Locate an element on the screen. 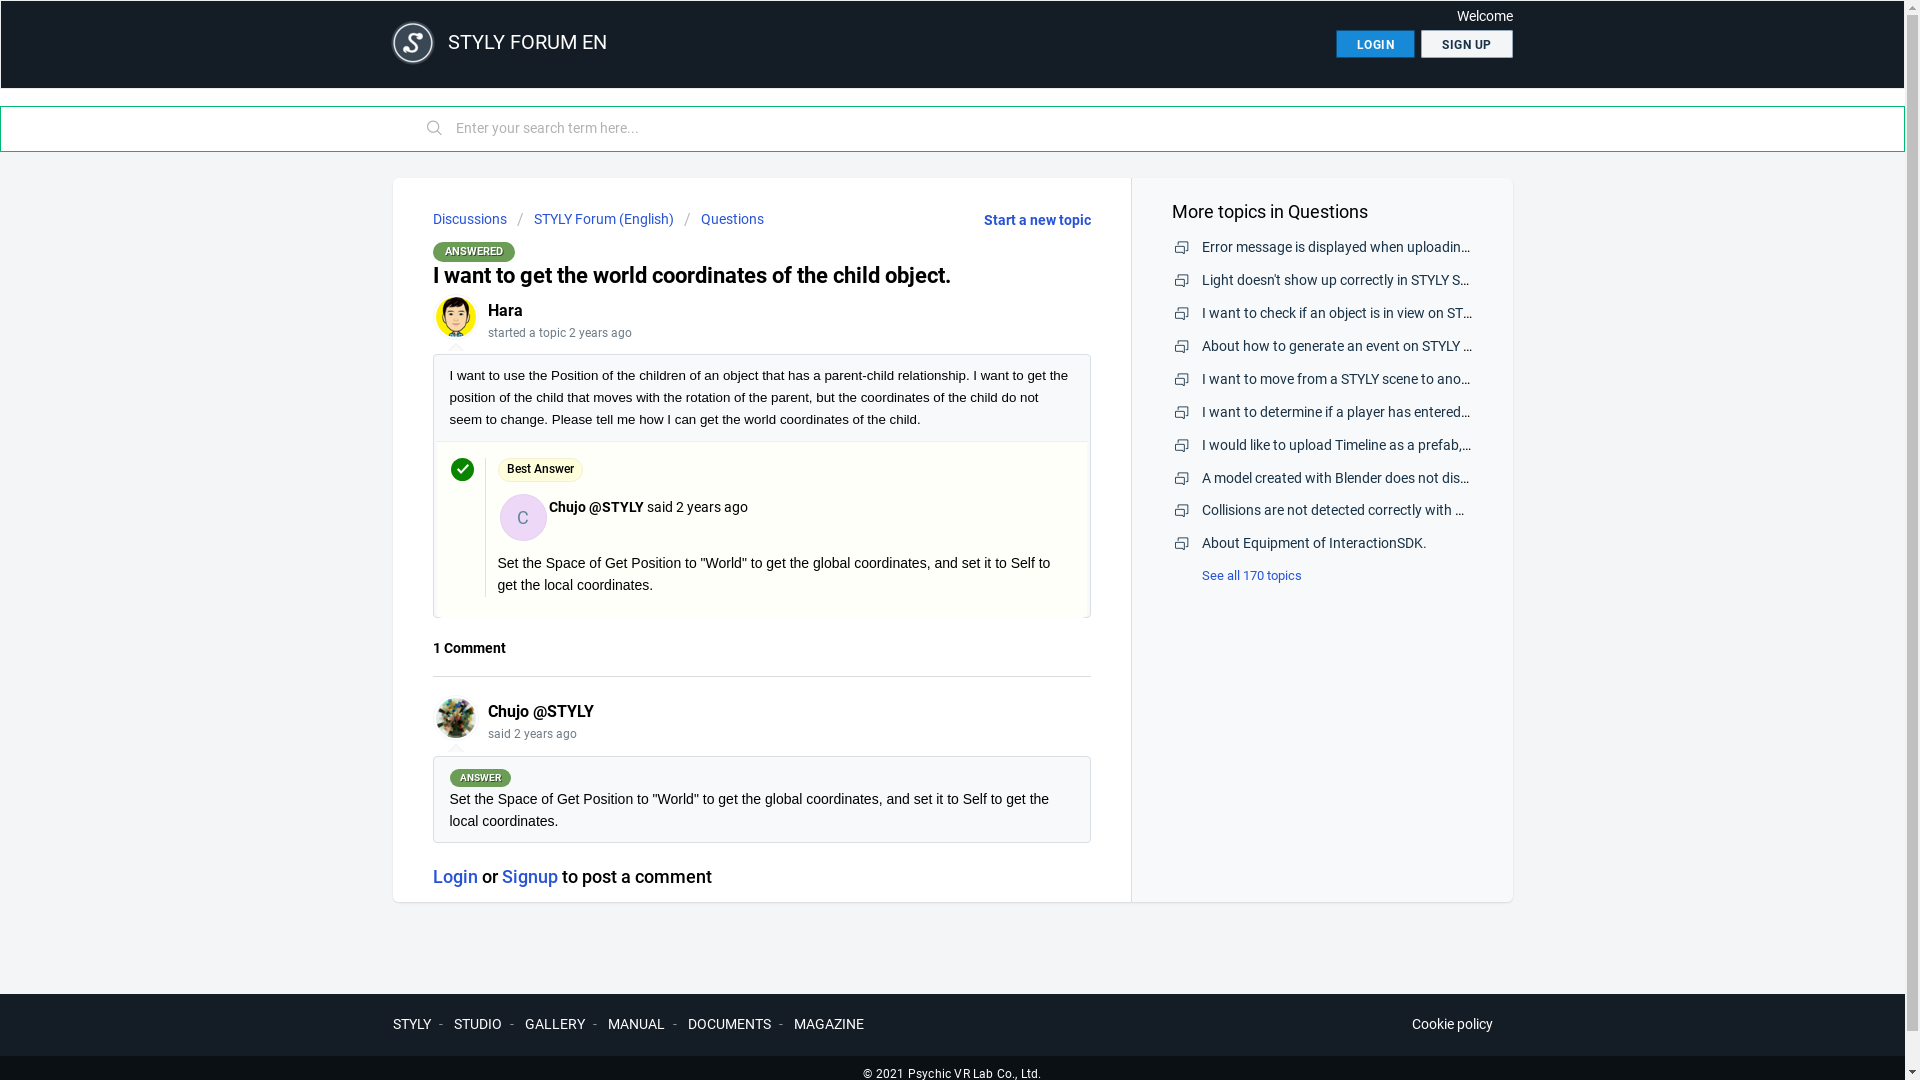  'See all 170 topics' is located at coordinates (1236, 575).